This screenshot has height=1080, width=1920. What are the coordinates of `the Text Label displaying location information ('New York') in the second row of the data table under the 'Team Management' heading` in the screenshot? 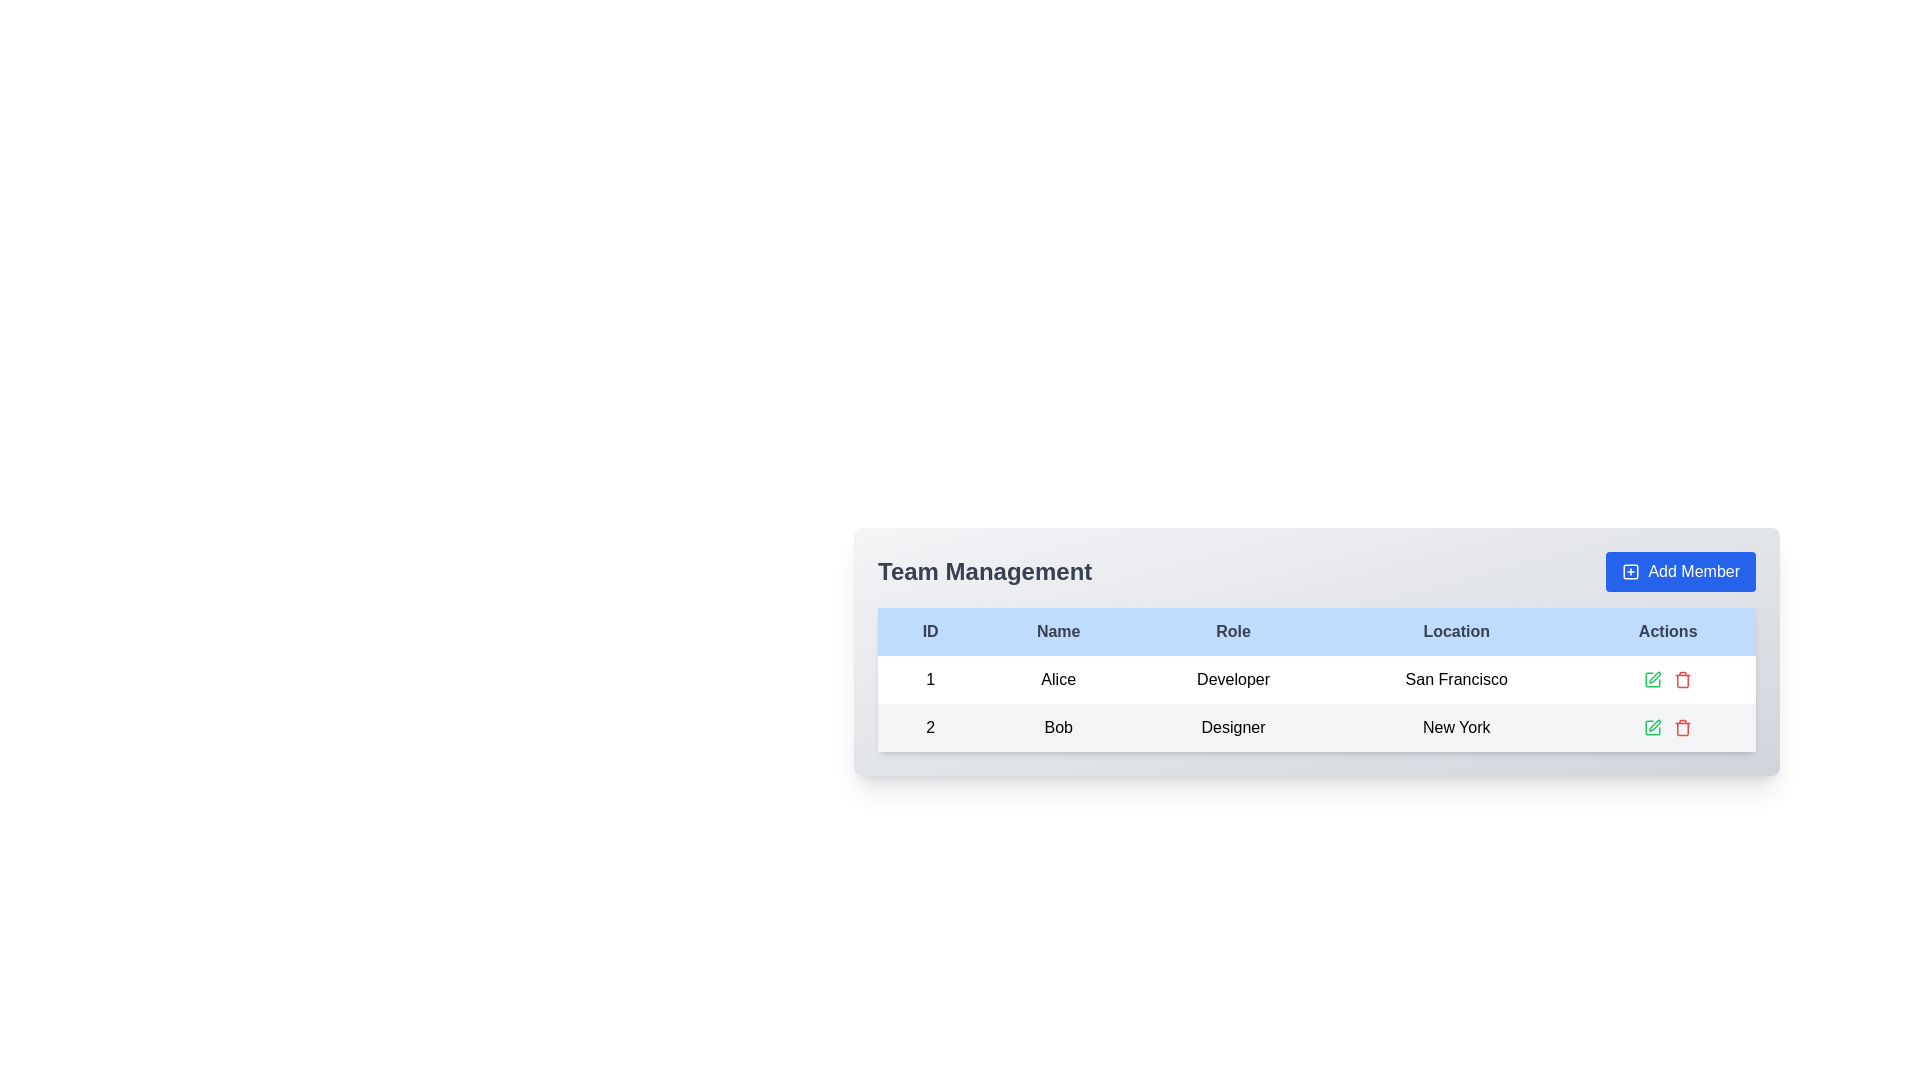 It's located at (1456, 728).